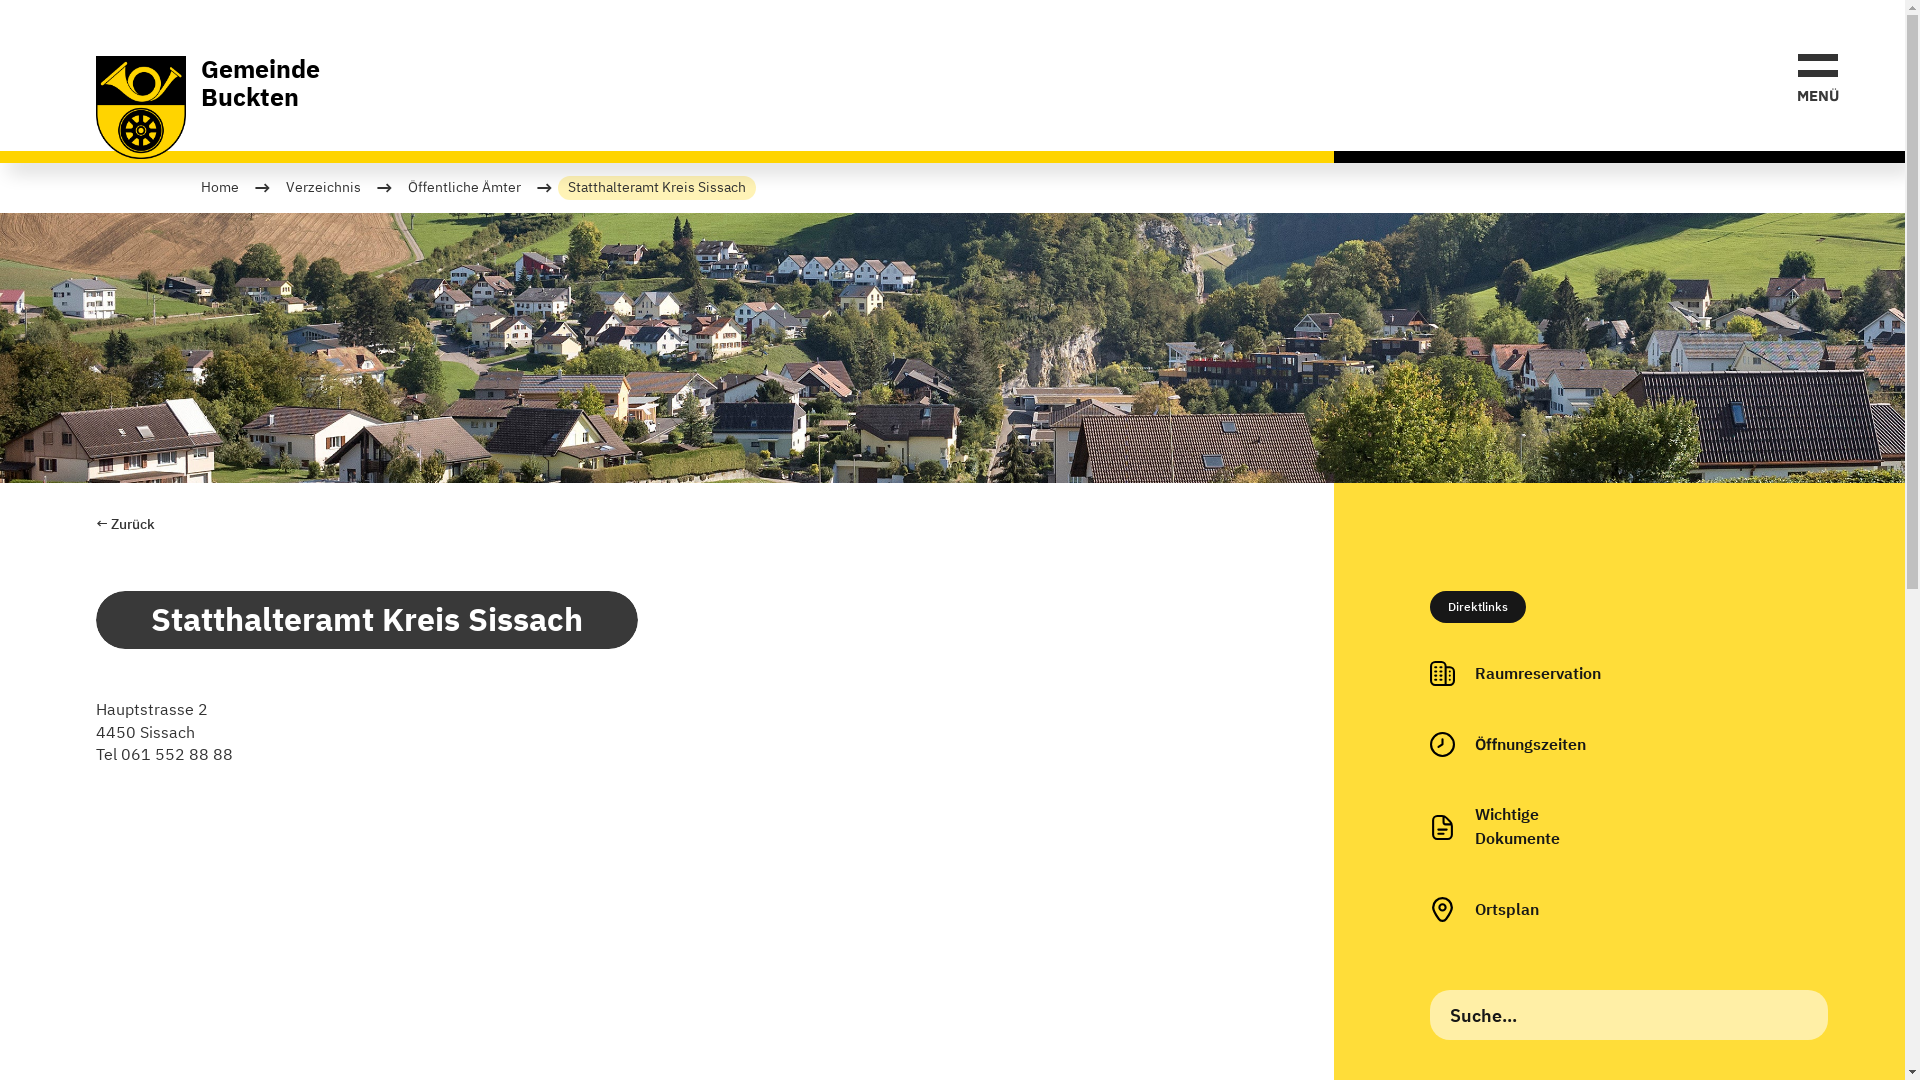  Describe the element at coordinates (1409, 826) in the screenshot. I see `'Wichtige Dokumente'` at that location.